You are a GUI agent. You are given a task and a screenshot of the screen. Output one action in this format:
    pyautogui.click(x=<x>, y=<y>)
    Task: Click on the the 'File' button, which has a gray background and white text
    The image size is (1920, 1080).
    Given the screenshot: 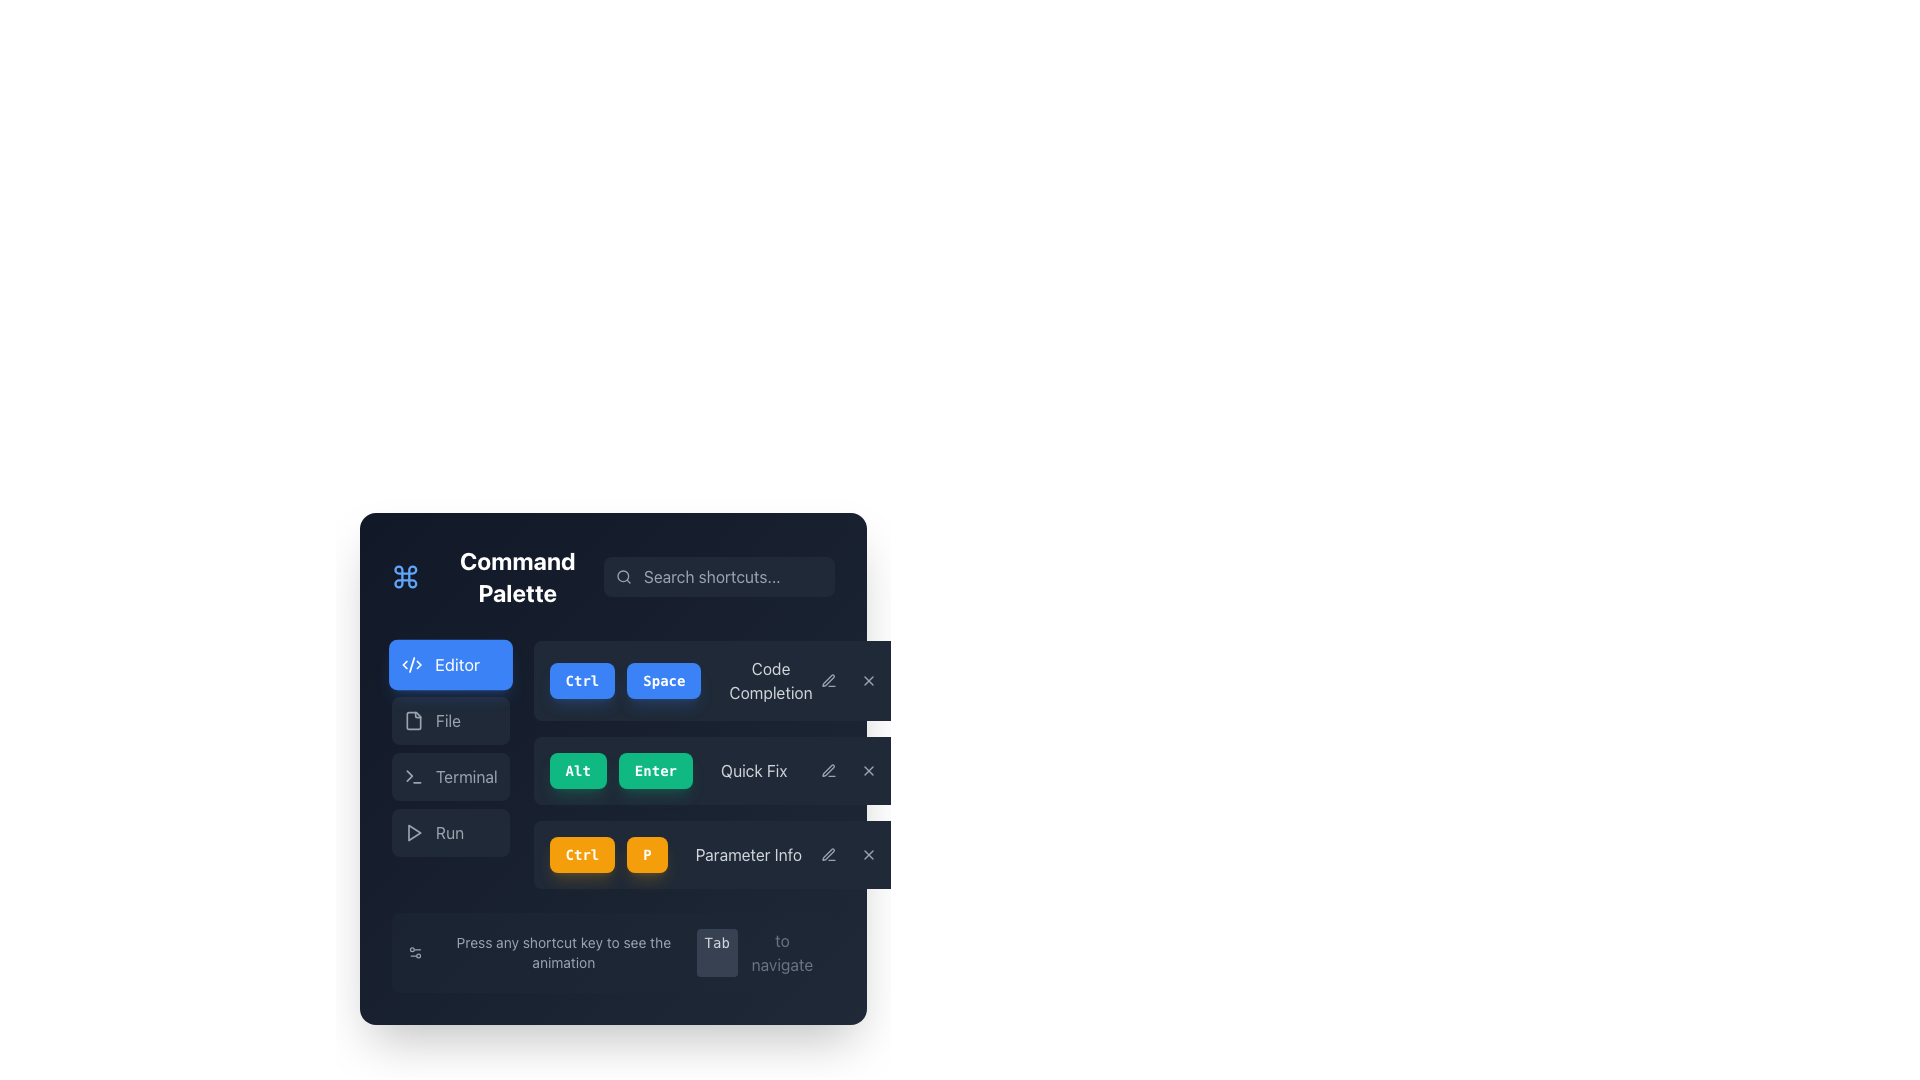 What is the action you would take?
    pyautogui.click(x=449, y=721)
    